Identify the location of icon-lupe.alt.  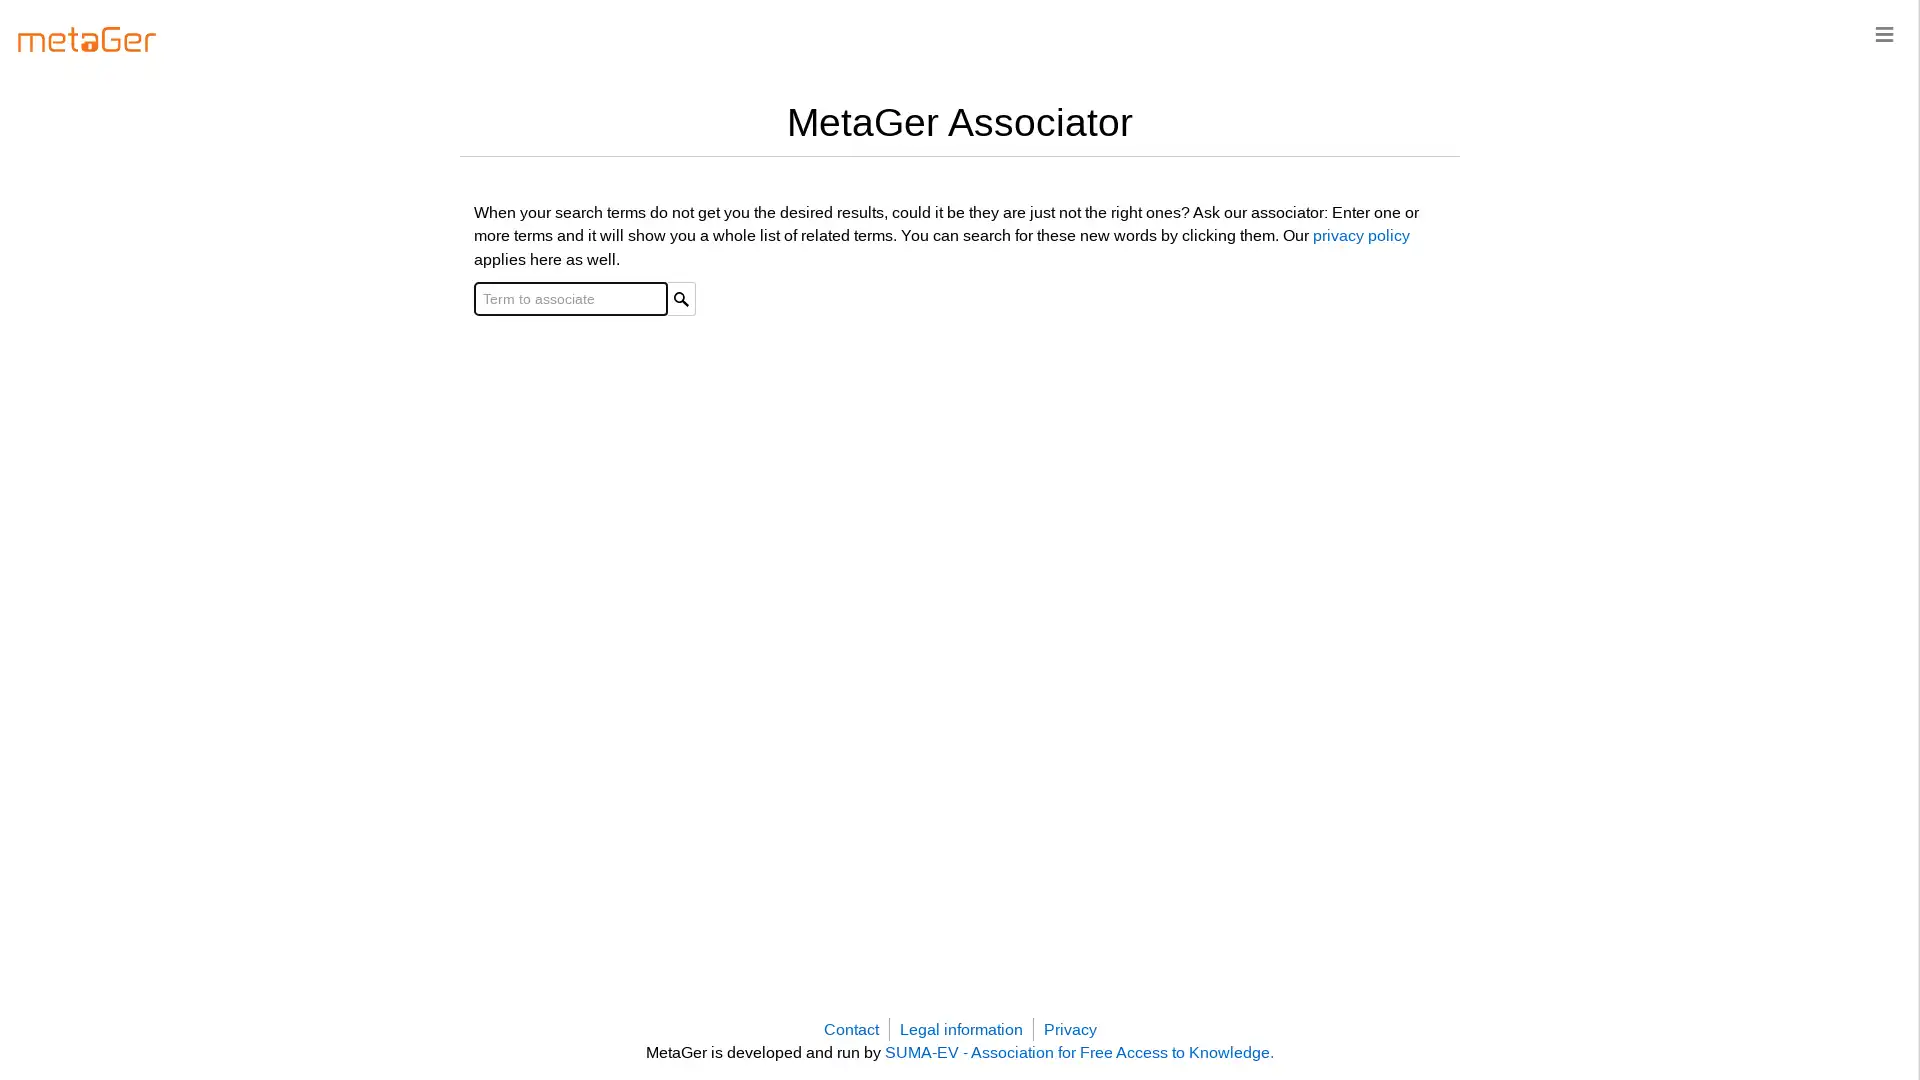
(681, 297).